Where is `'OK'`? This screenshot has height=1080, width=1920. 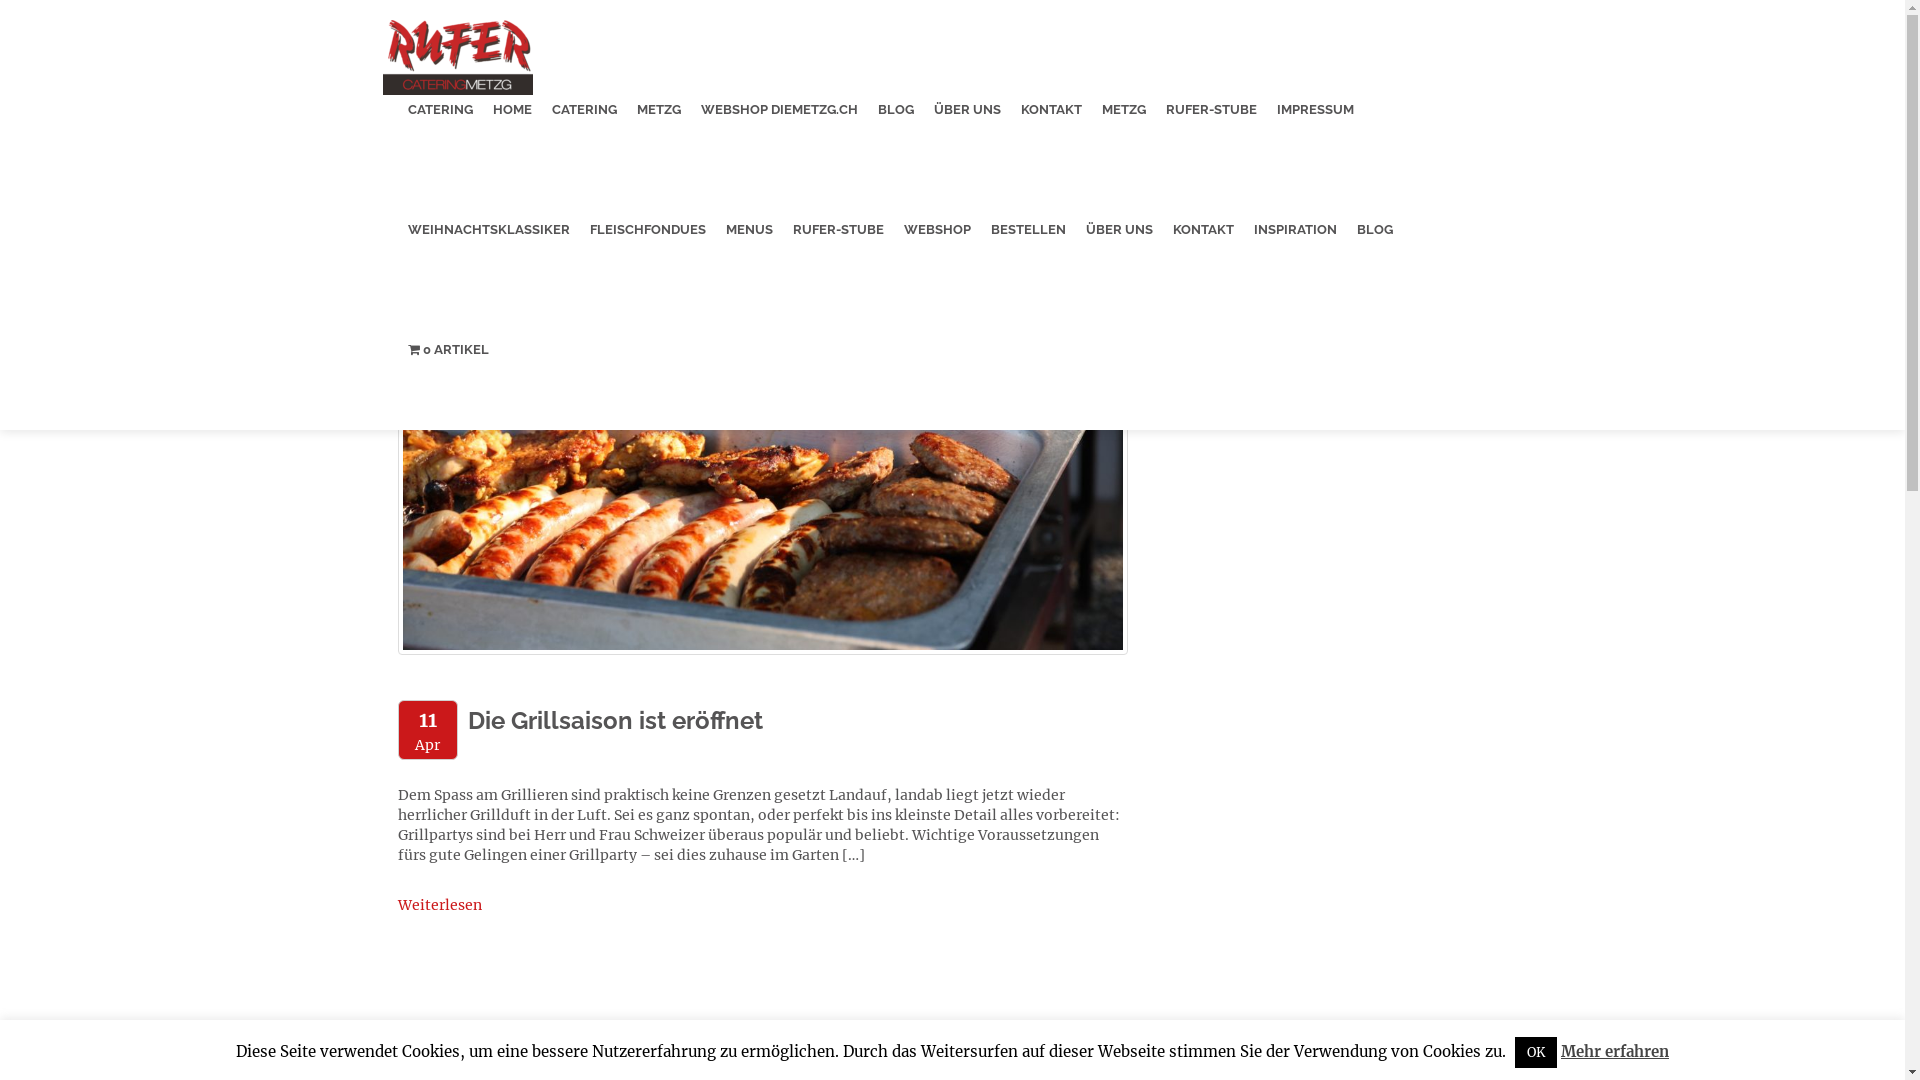
'OK' is located at coordinates (1535, 1051).